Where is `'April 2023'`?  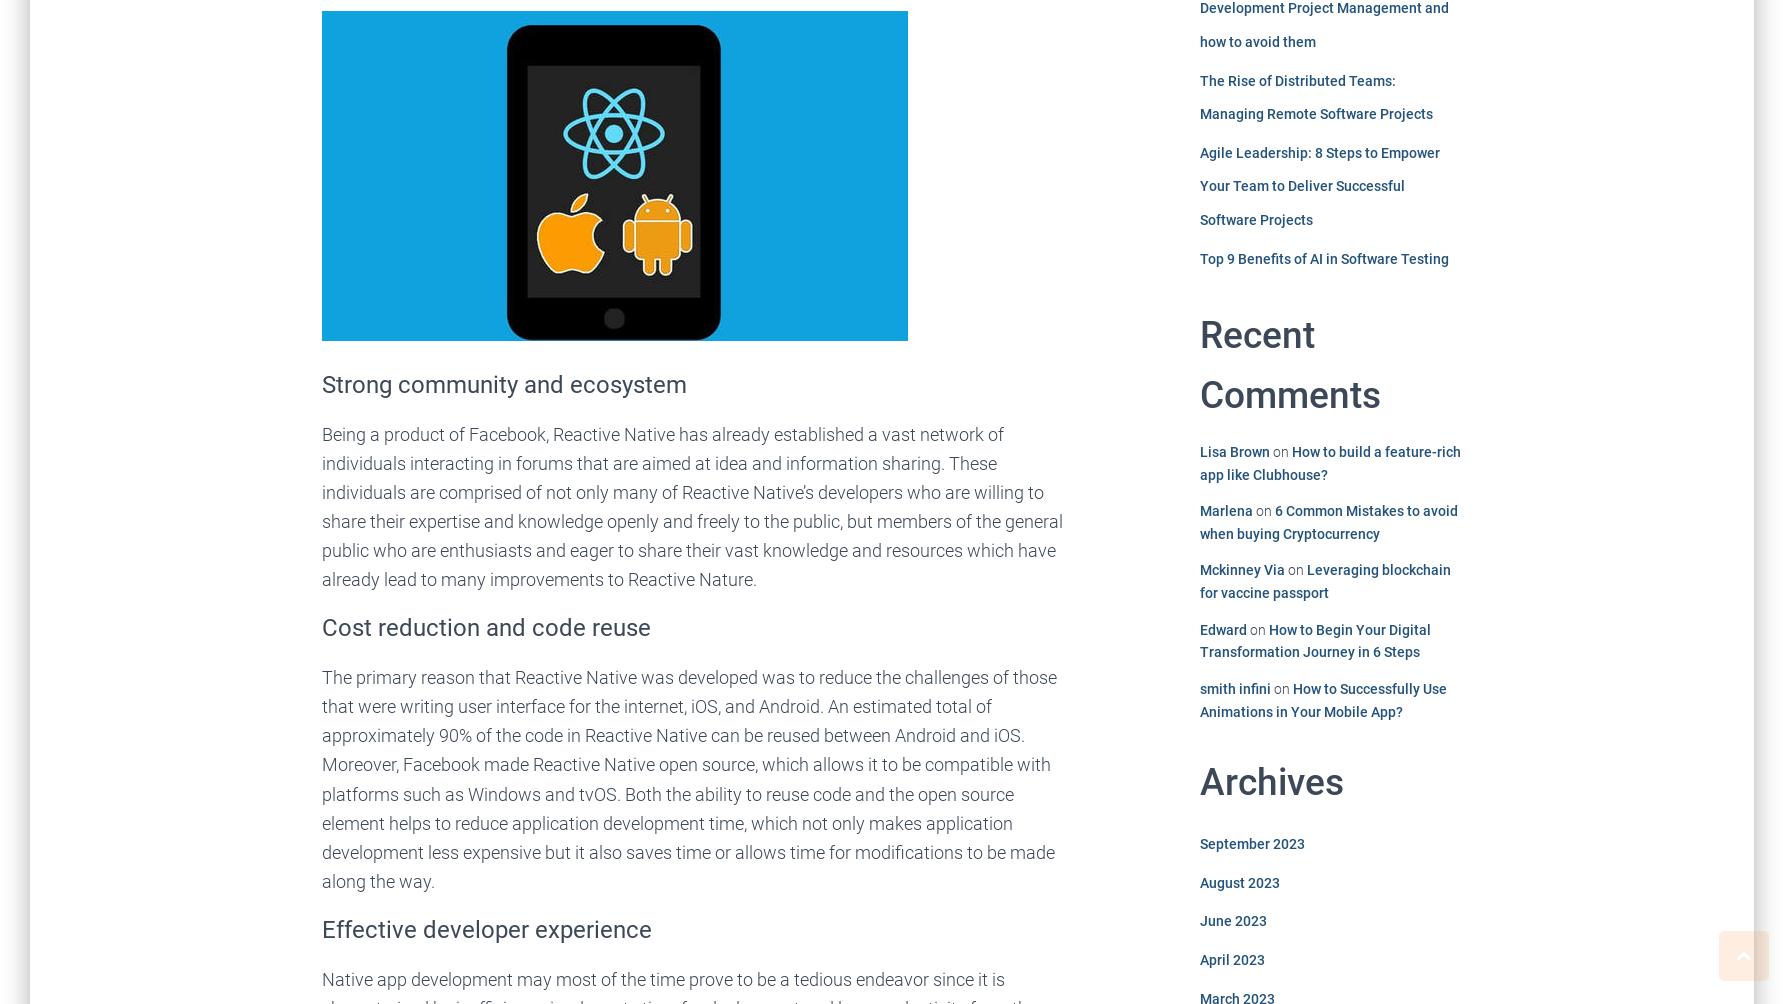
'April 2023' is located at coordinates (1230, 958).